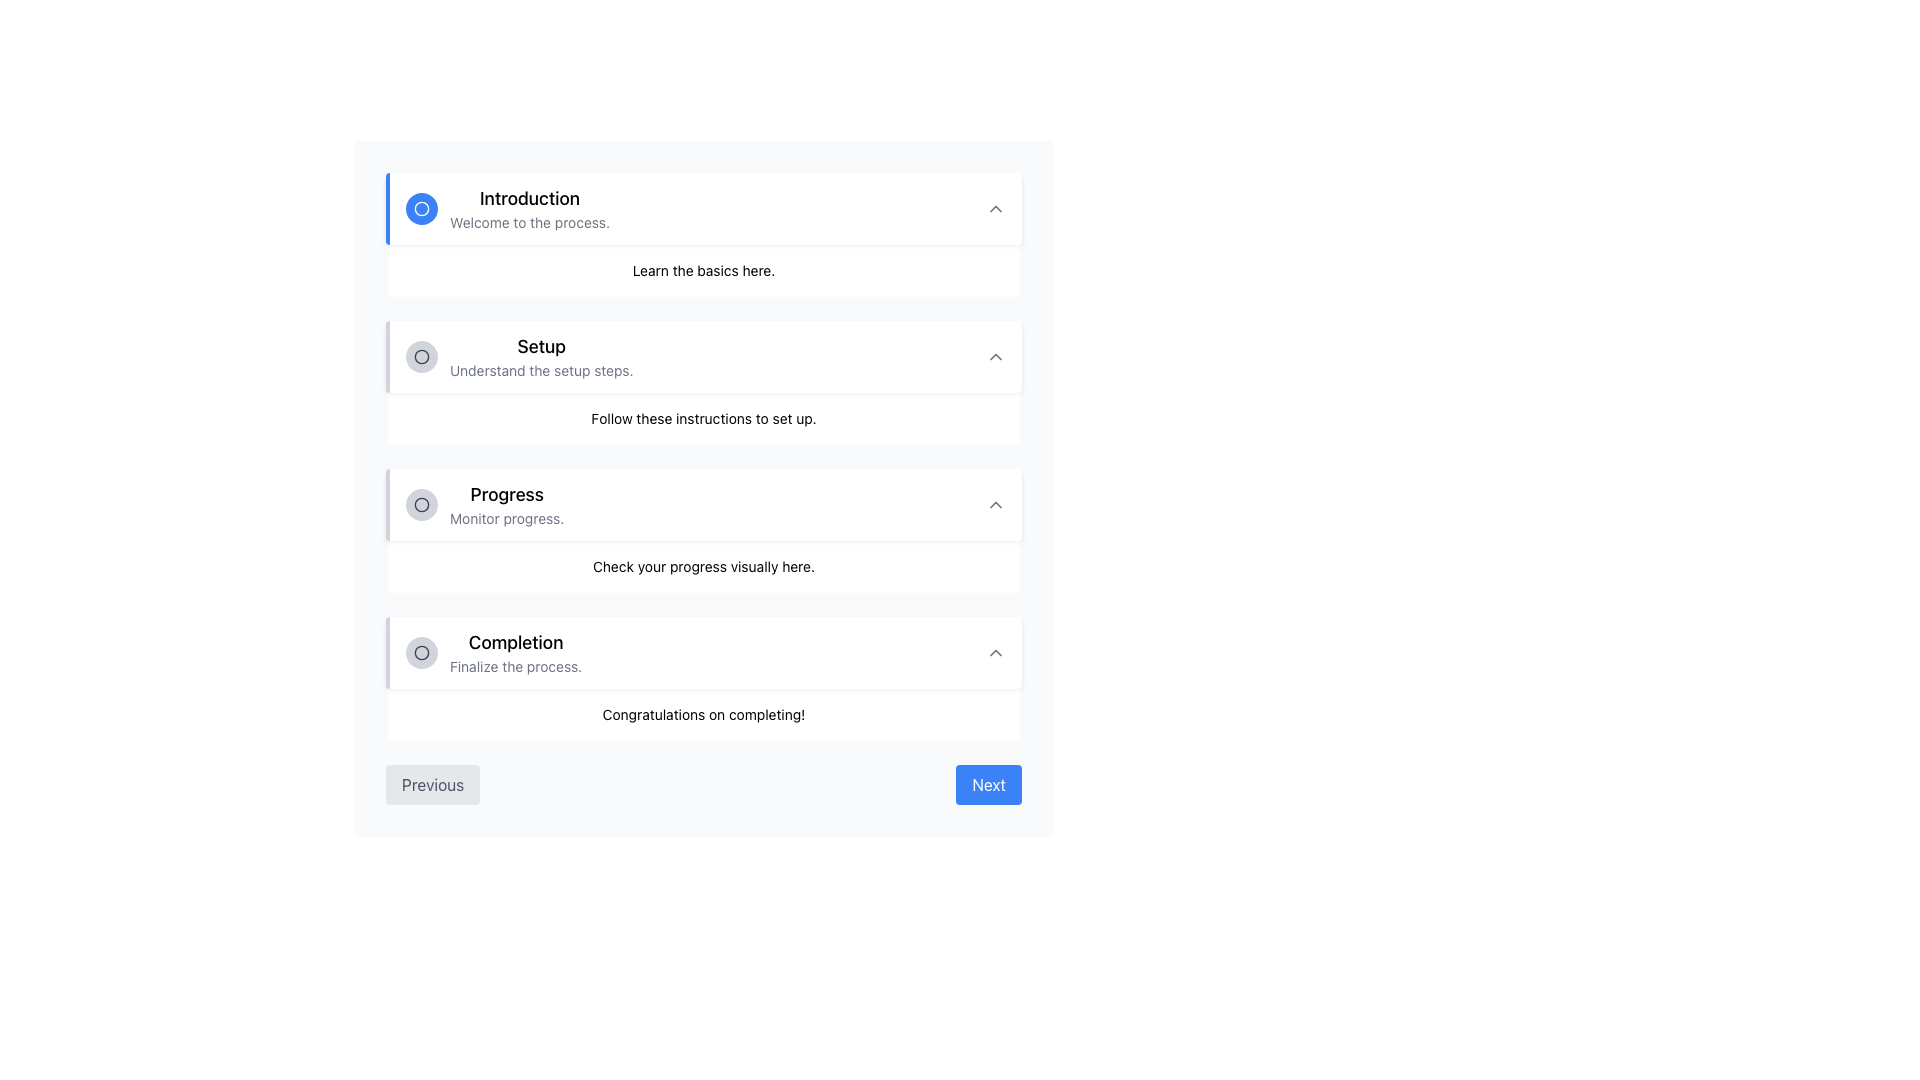 Image resolution: width=1920 pixels, height=1080 pixels. Describe the element at coordinates (989, 784) in the screenshot. I see `the navigation button located at the bottom-right part of the interface` at that location.